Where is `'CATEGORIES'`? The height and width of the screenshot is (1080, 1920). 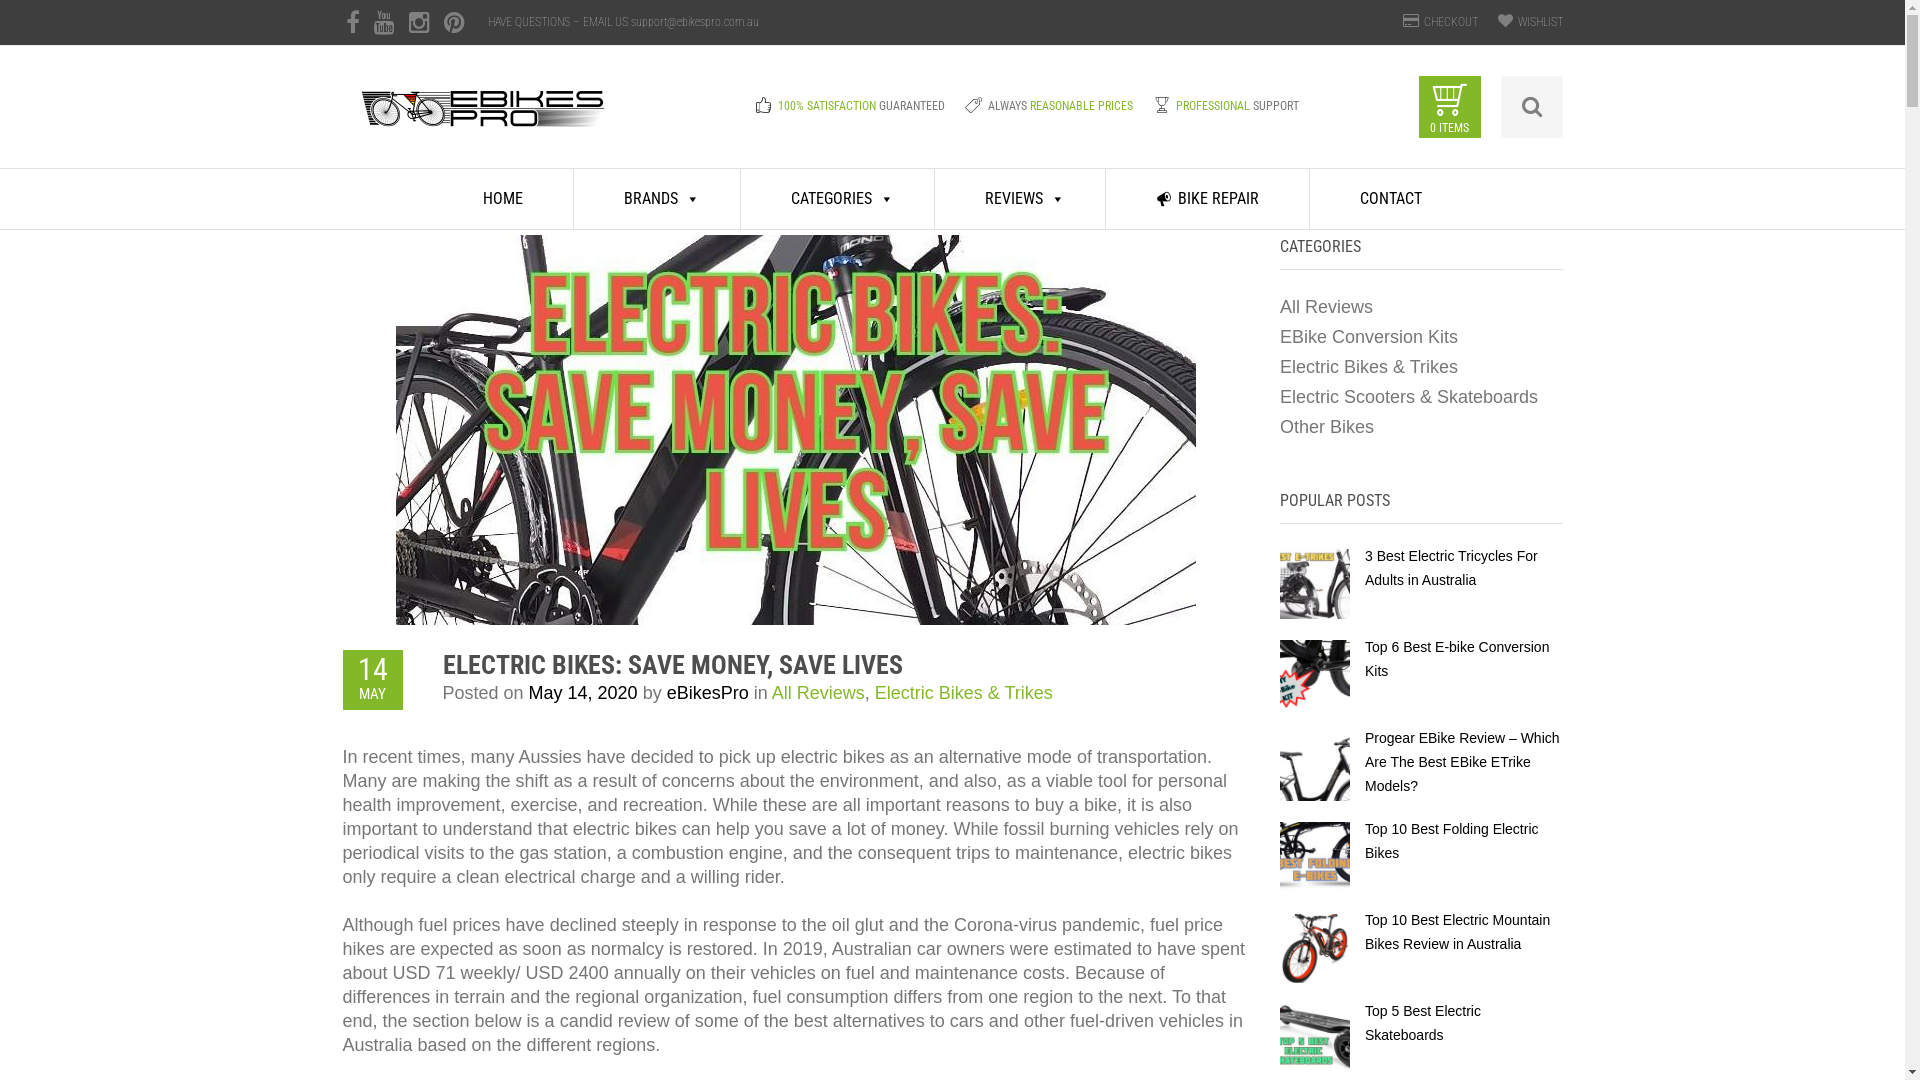
'CATEGORIES' is located at coordinates (739, 199).